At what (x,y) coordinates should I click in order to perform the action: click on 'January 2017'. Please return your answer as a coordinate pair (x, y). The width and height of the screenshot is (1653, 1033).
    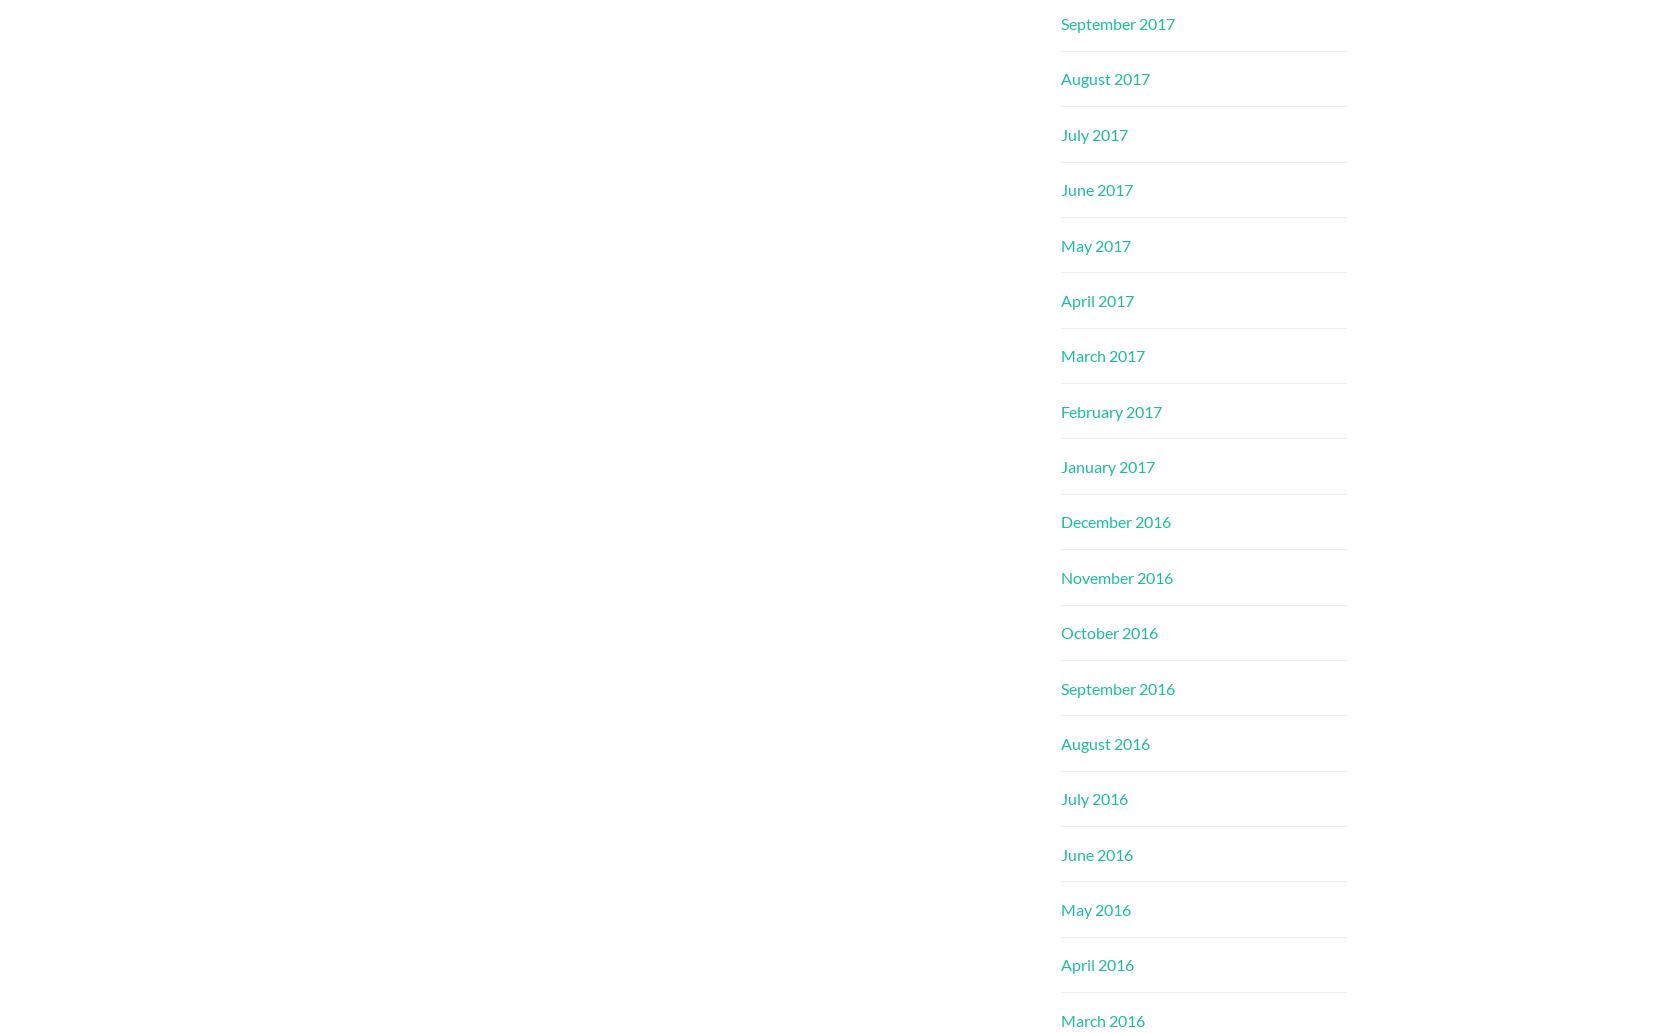
    Looking at the image, I should click on (1107, 466).